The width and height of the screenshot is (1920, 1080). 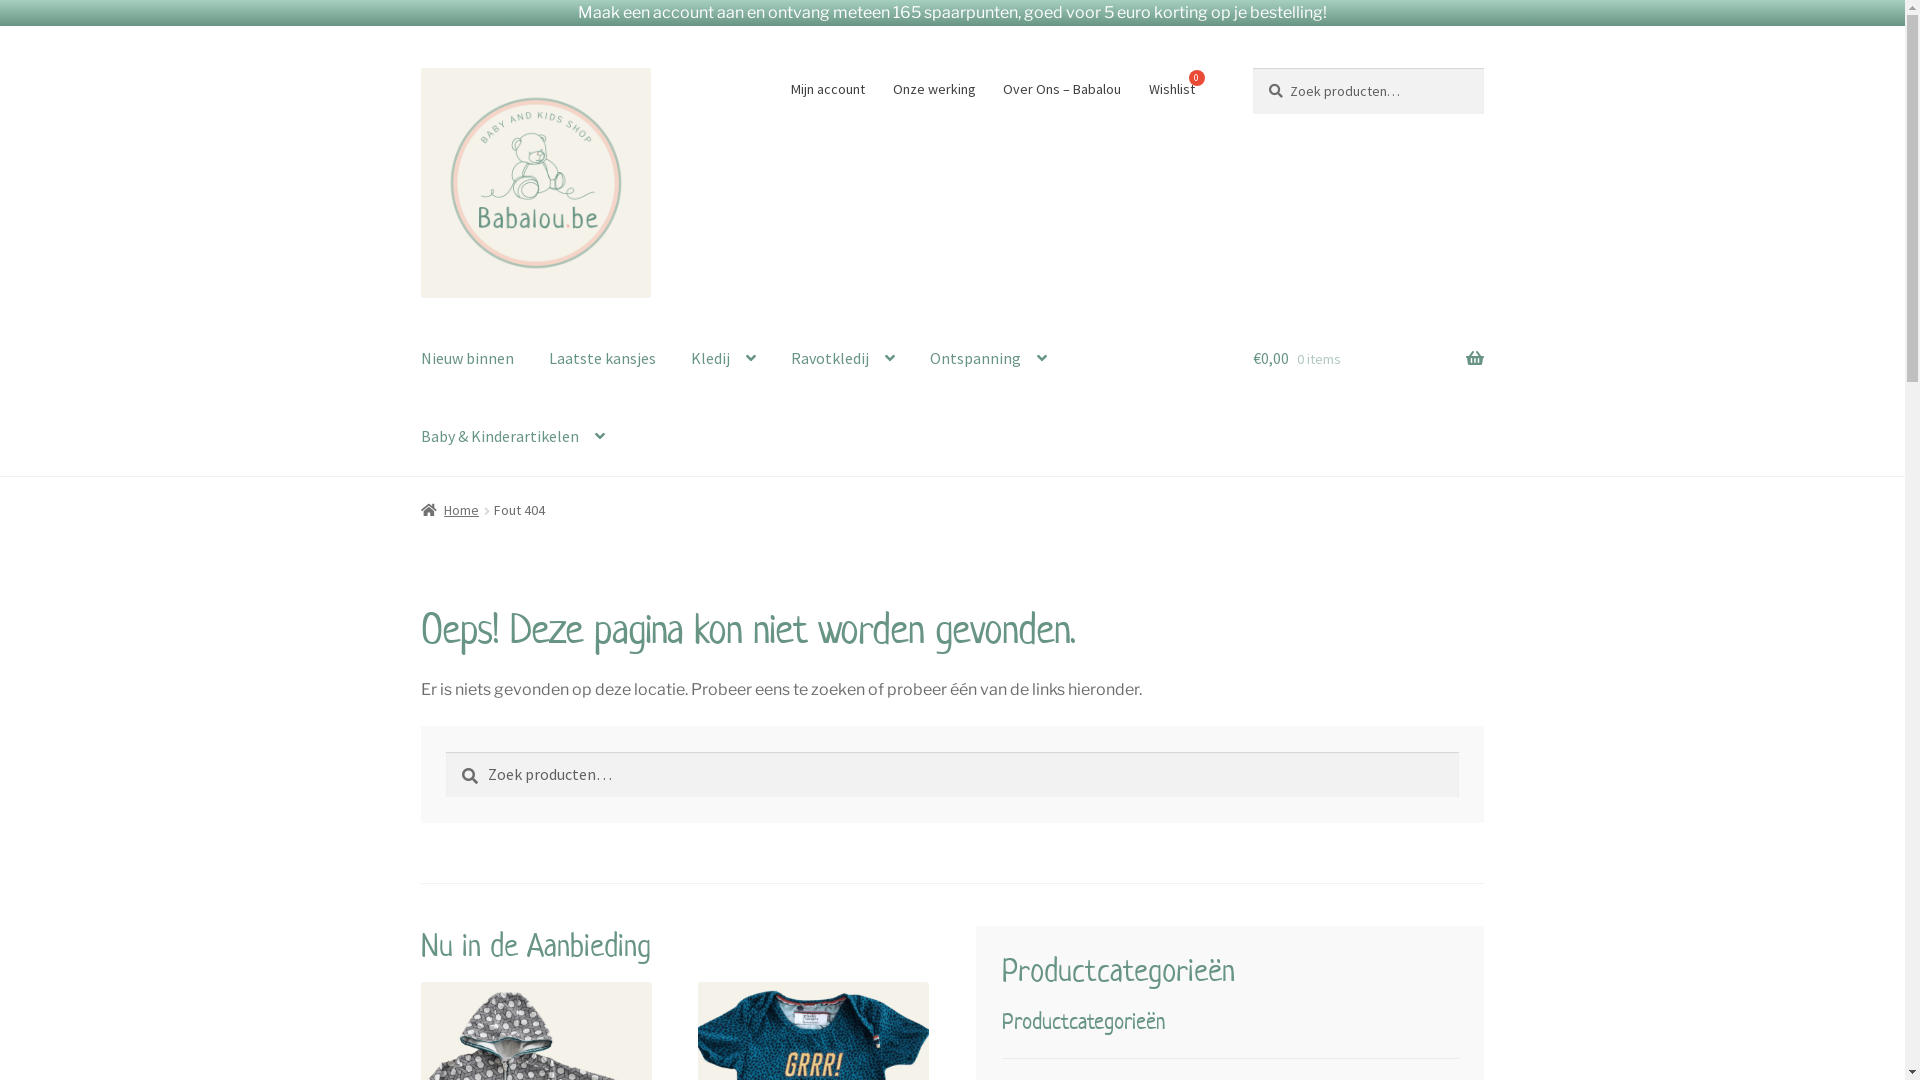 I want to click on 'Nieuw binnen', so click(x=466, y=358).